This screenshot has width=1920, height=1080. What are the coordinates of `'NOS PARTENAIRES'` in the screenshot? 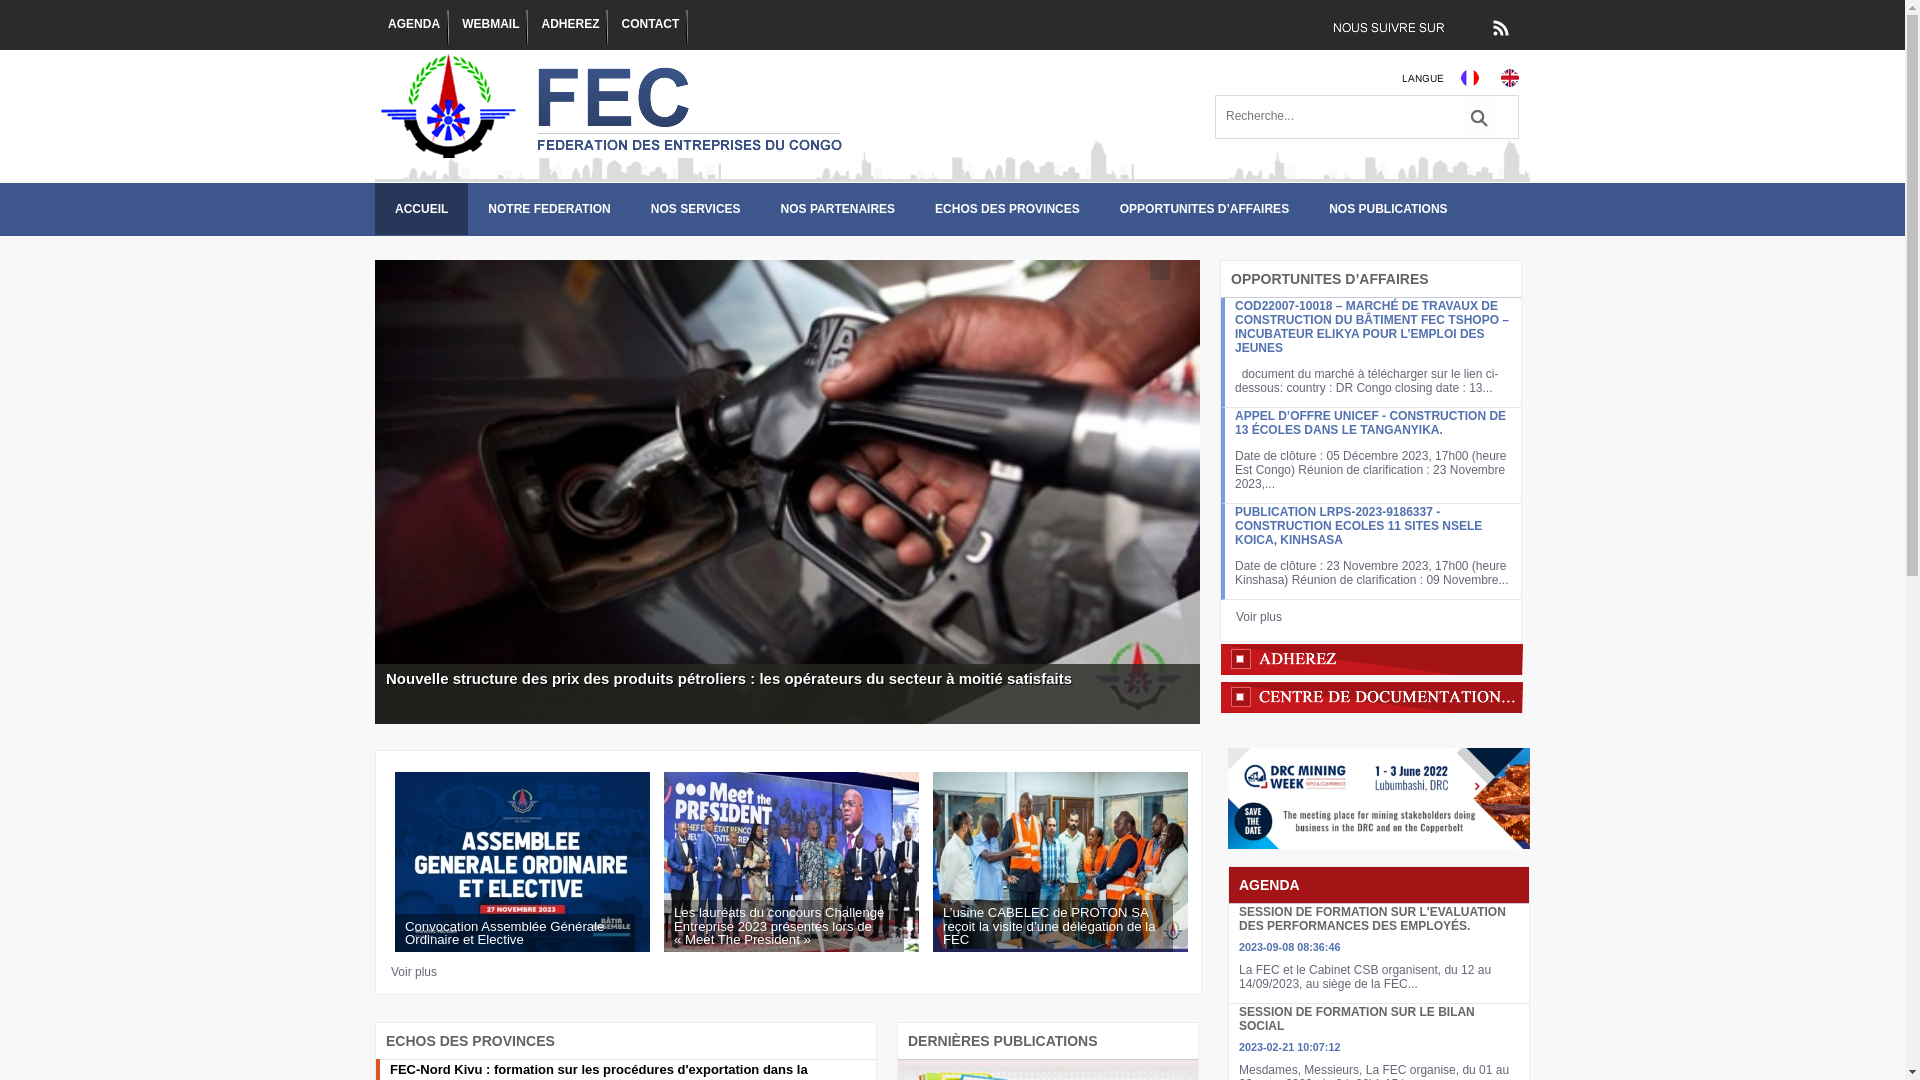 It's located at (838, 208).